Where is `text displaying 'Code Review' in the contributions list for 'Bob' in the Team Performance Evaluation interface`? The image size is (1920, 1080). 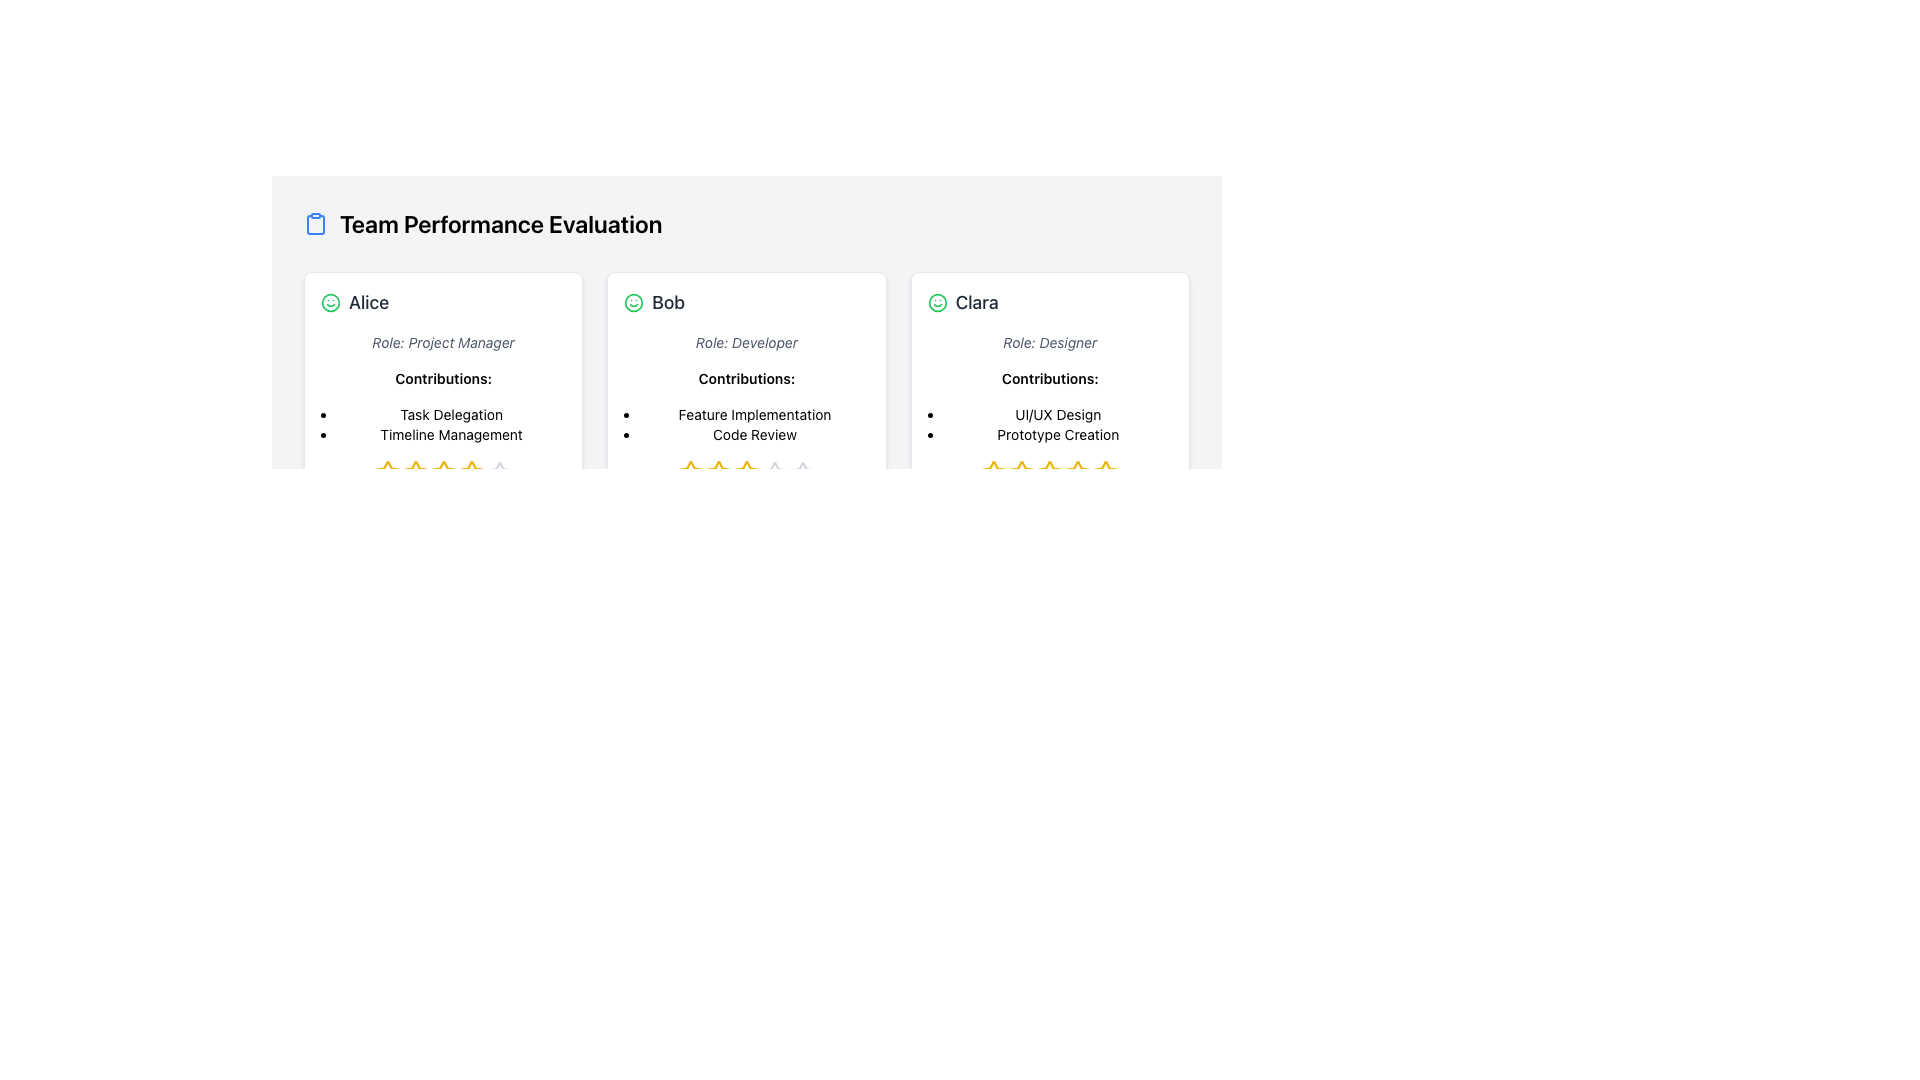 text displaying 'Code Review' in the contributions list for 'Bob' in the Team Performance Evaluation interface is located at coordinates (753, 434).